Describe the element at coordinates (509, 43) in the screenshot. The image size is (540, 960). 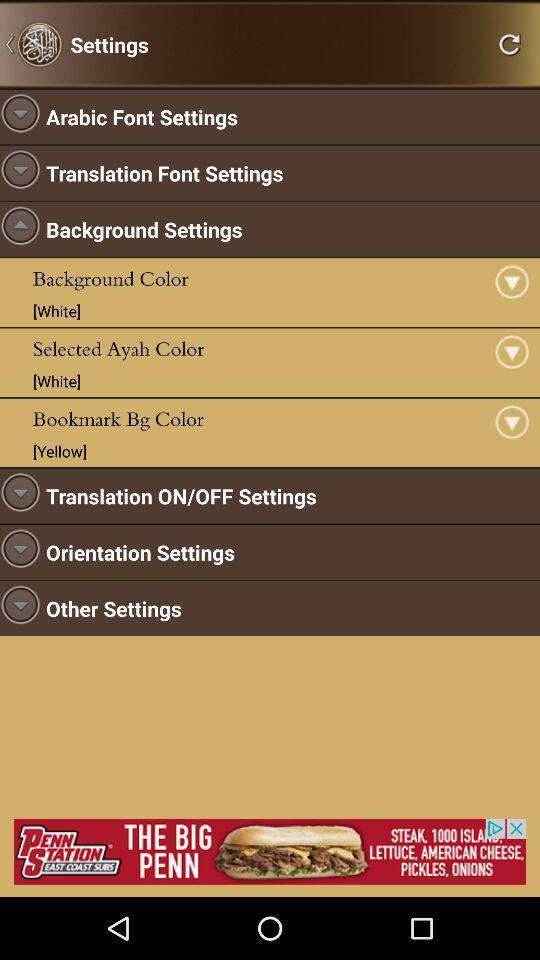
I see `reload the page` at that location.